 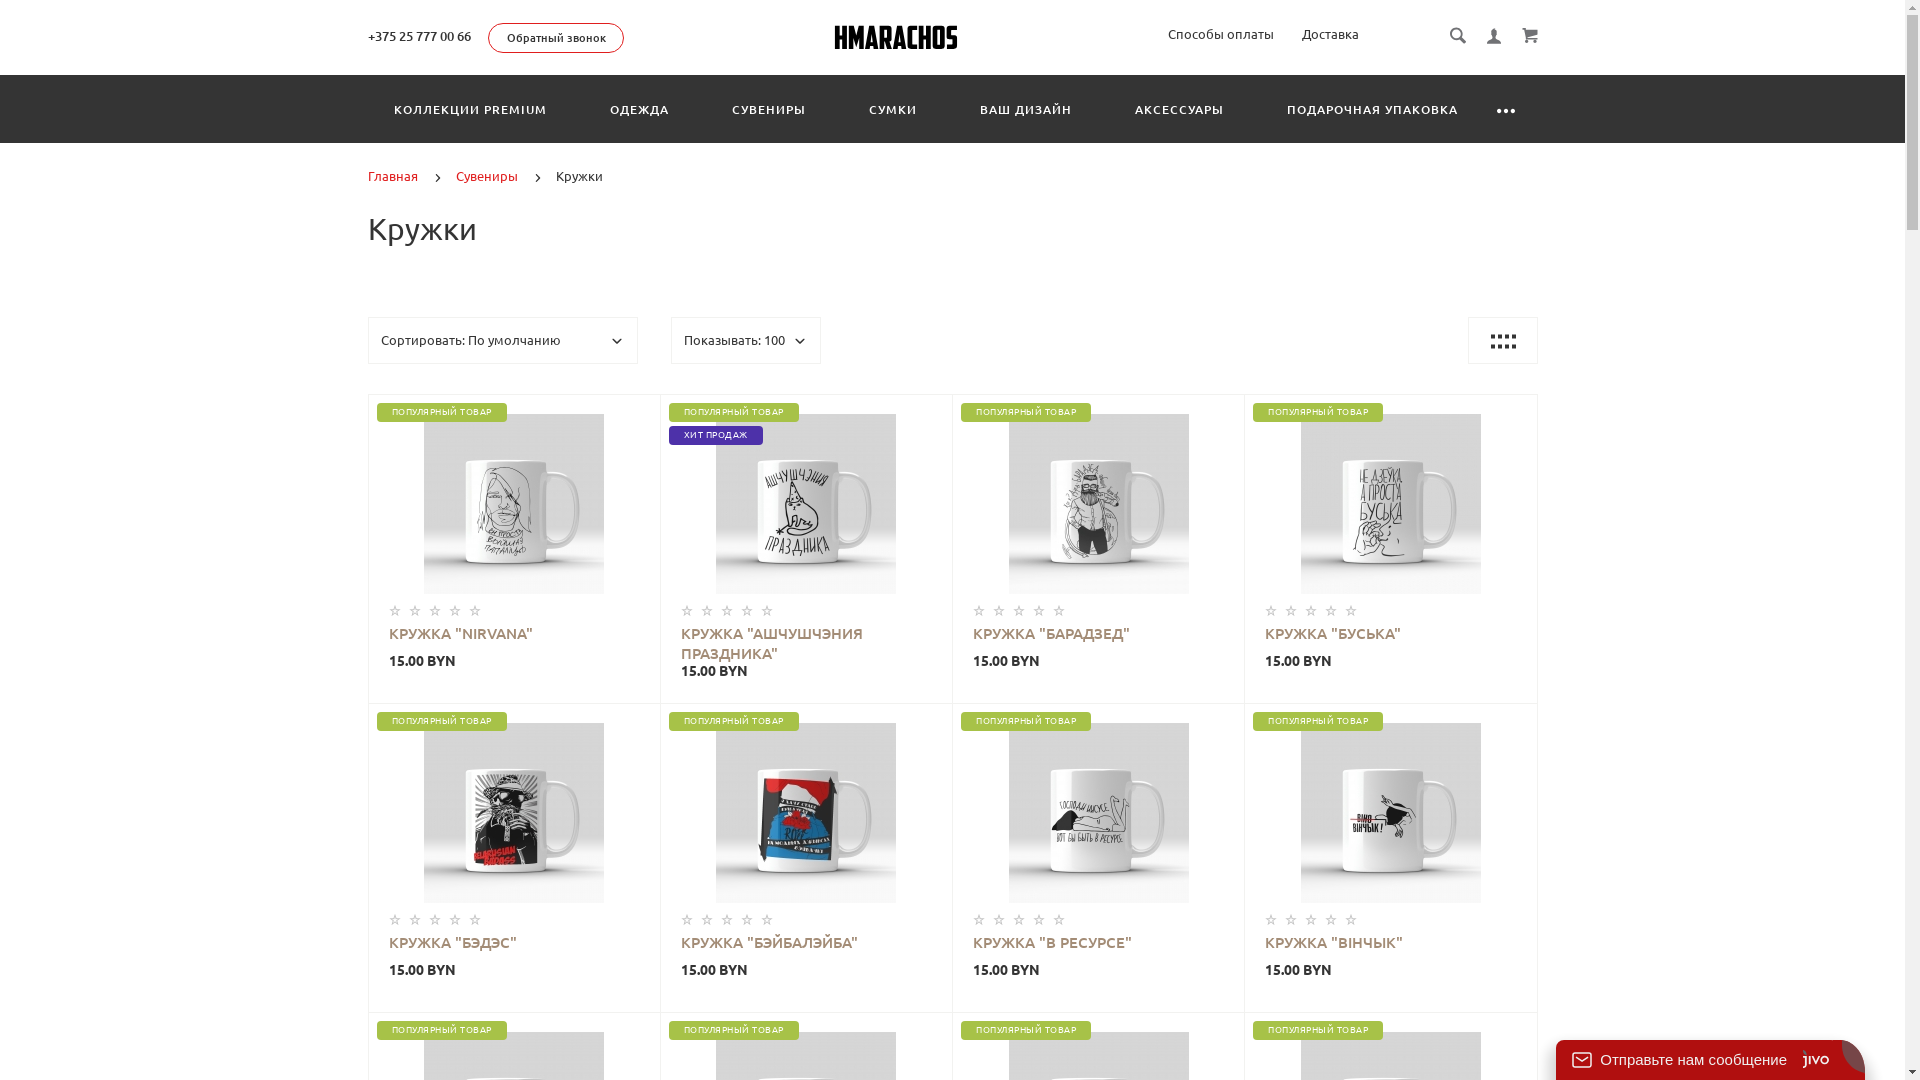 I want to click on '+375 25 777 00 66', so click(x=368, y=35).